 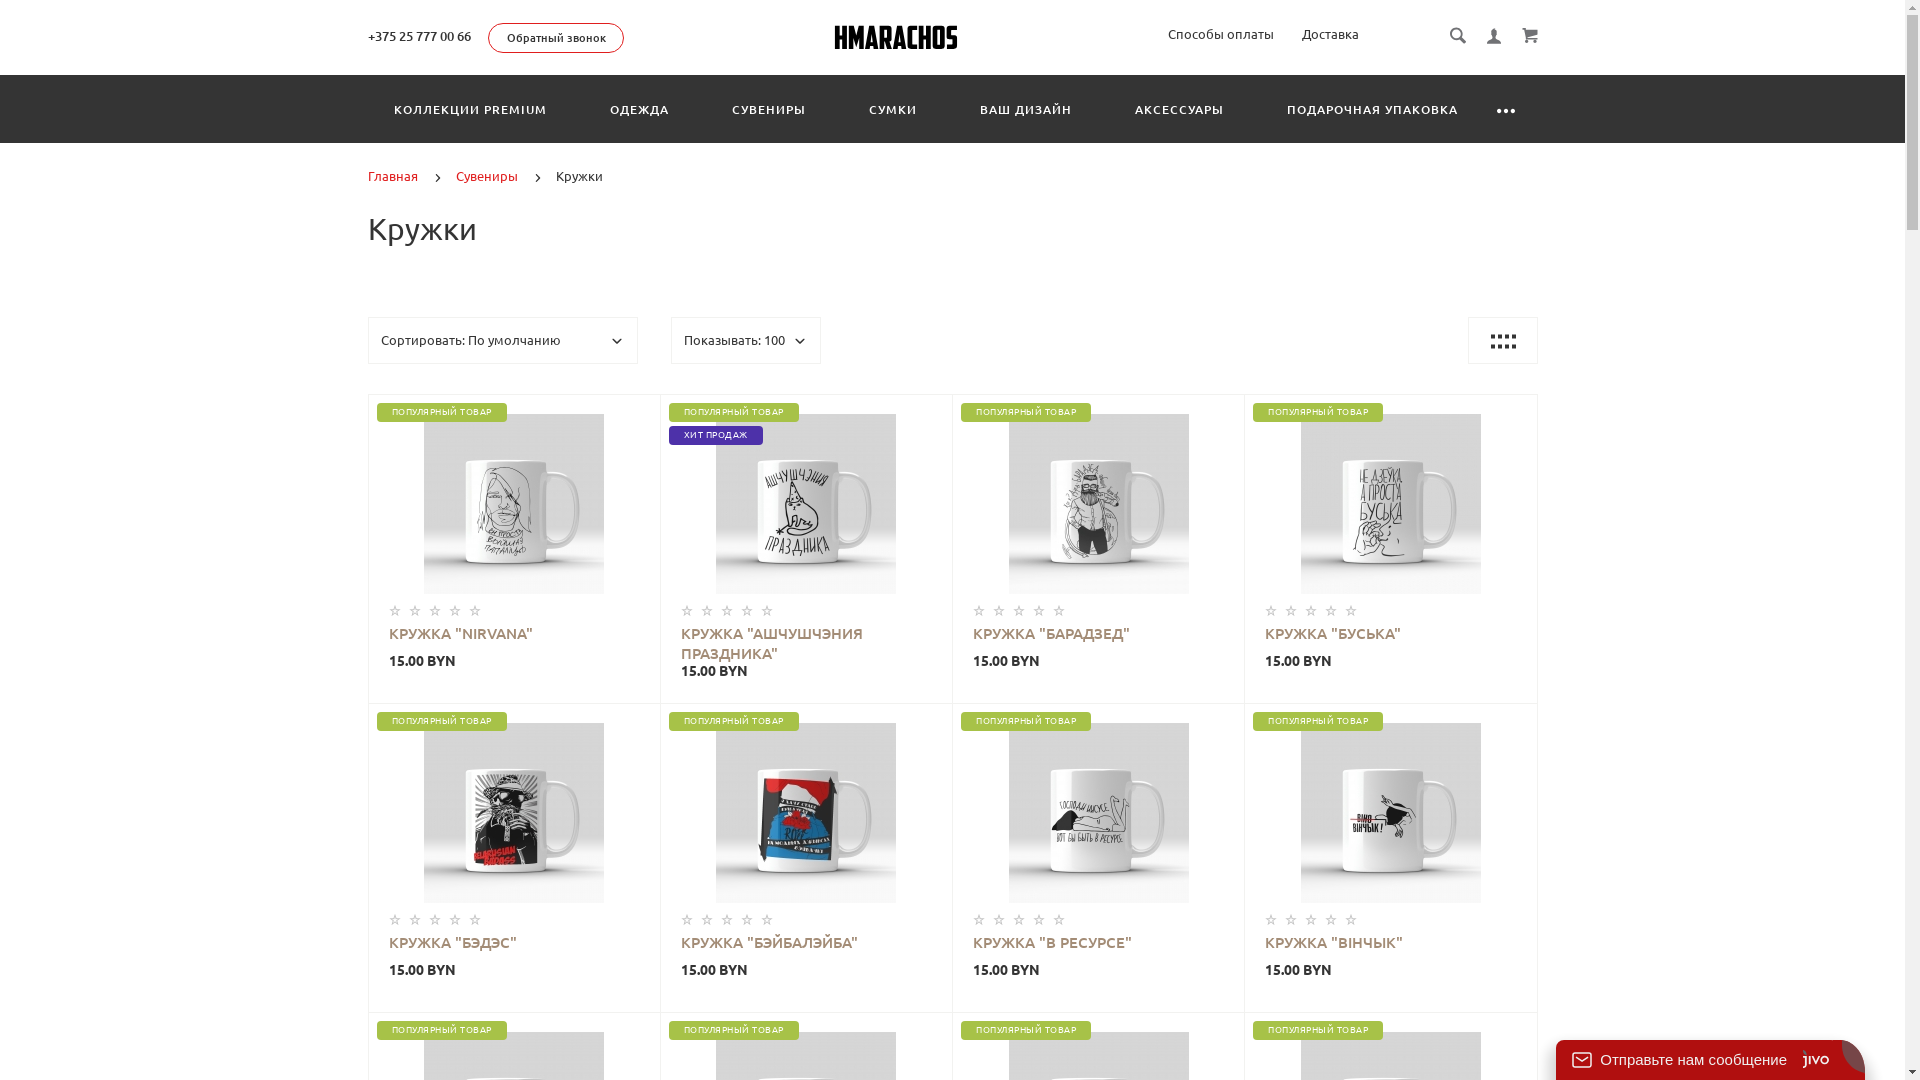 I want to click on '+375 25 777 00 66', so click(x=368, y=35).